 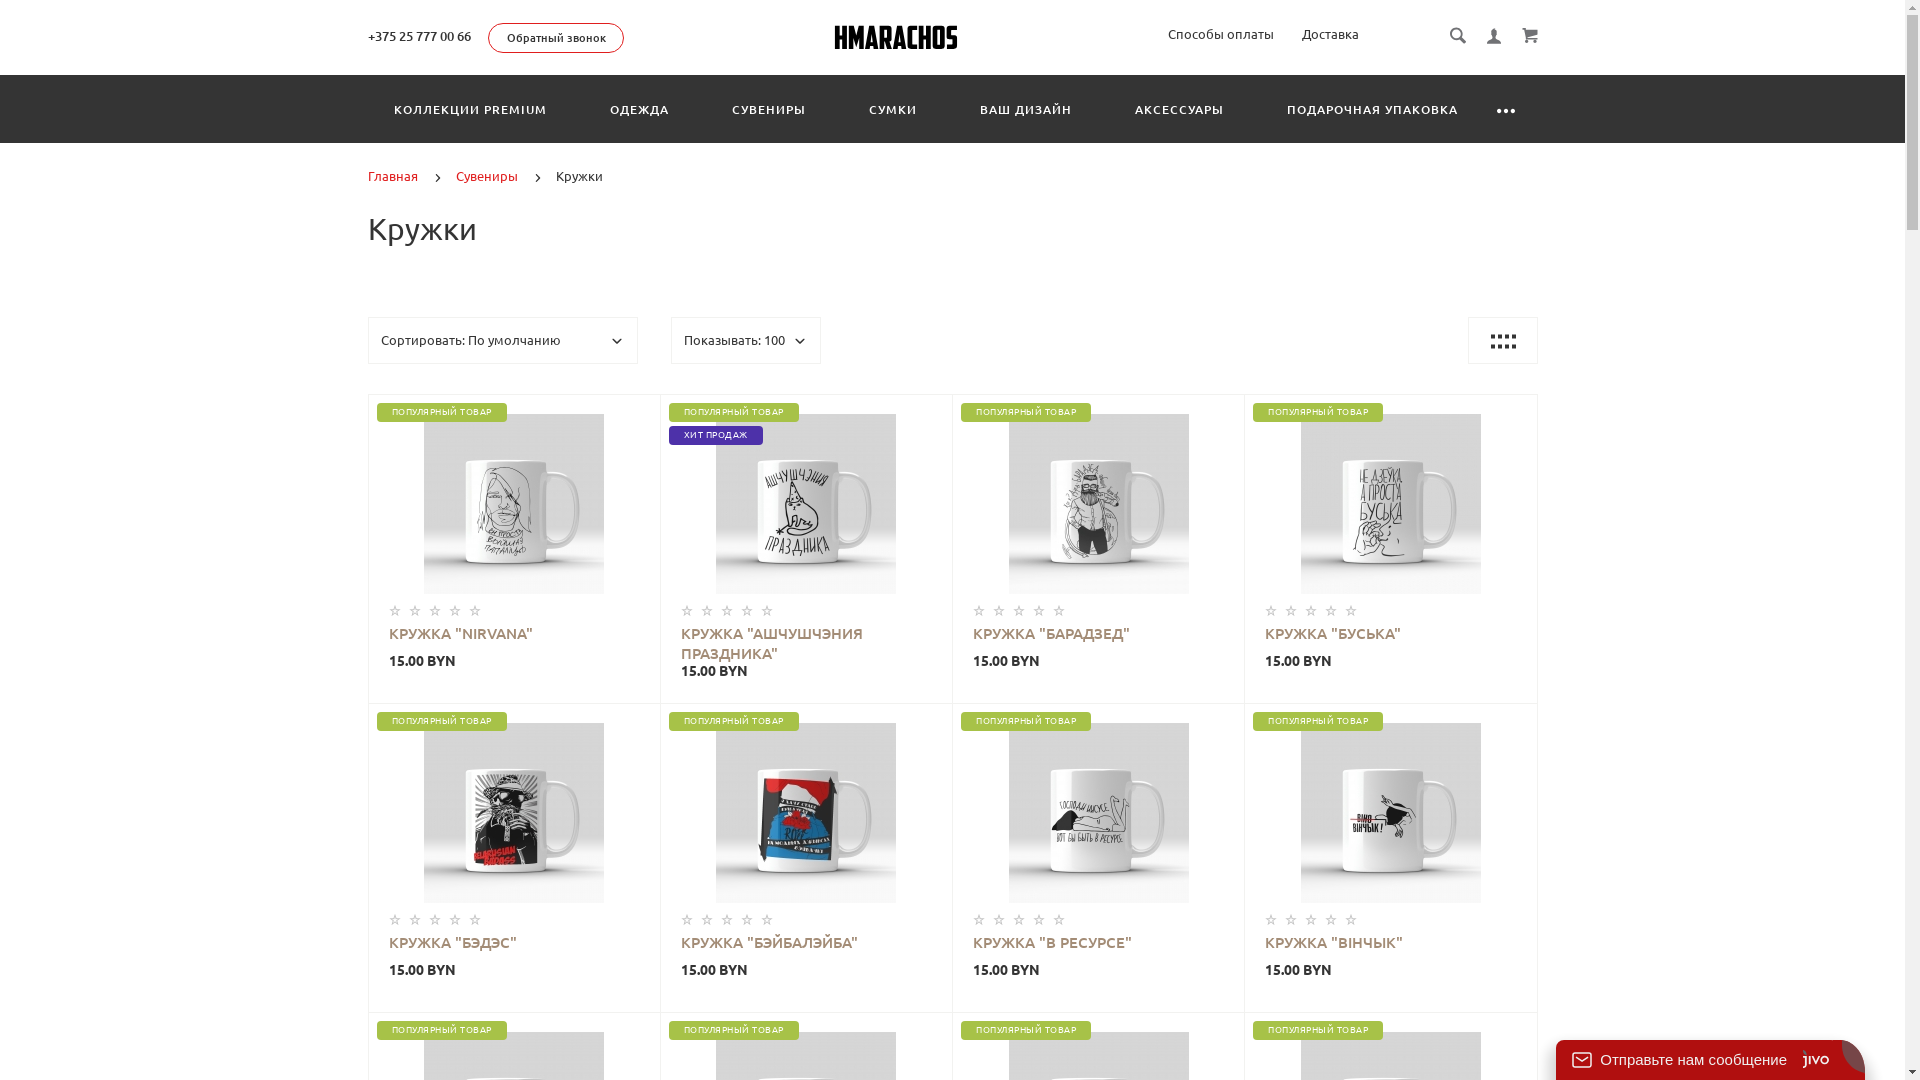 I want to click on '+375 25 777 00 66', so click(x=368, y=35).